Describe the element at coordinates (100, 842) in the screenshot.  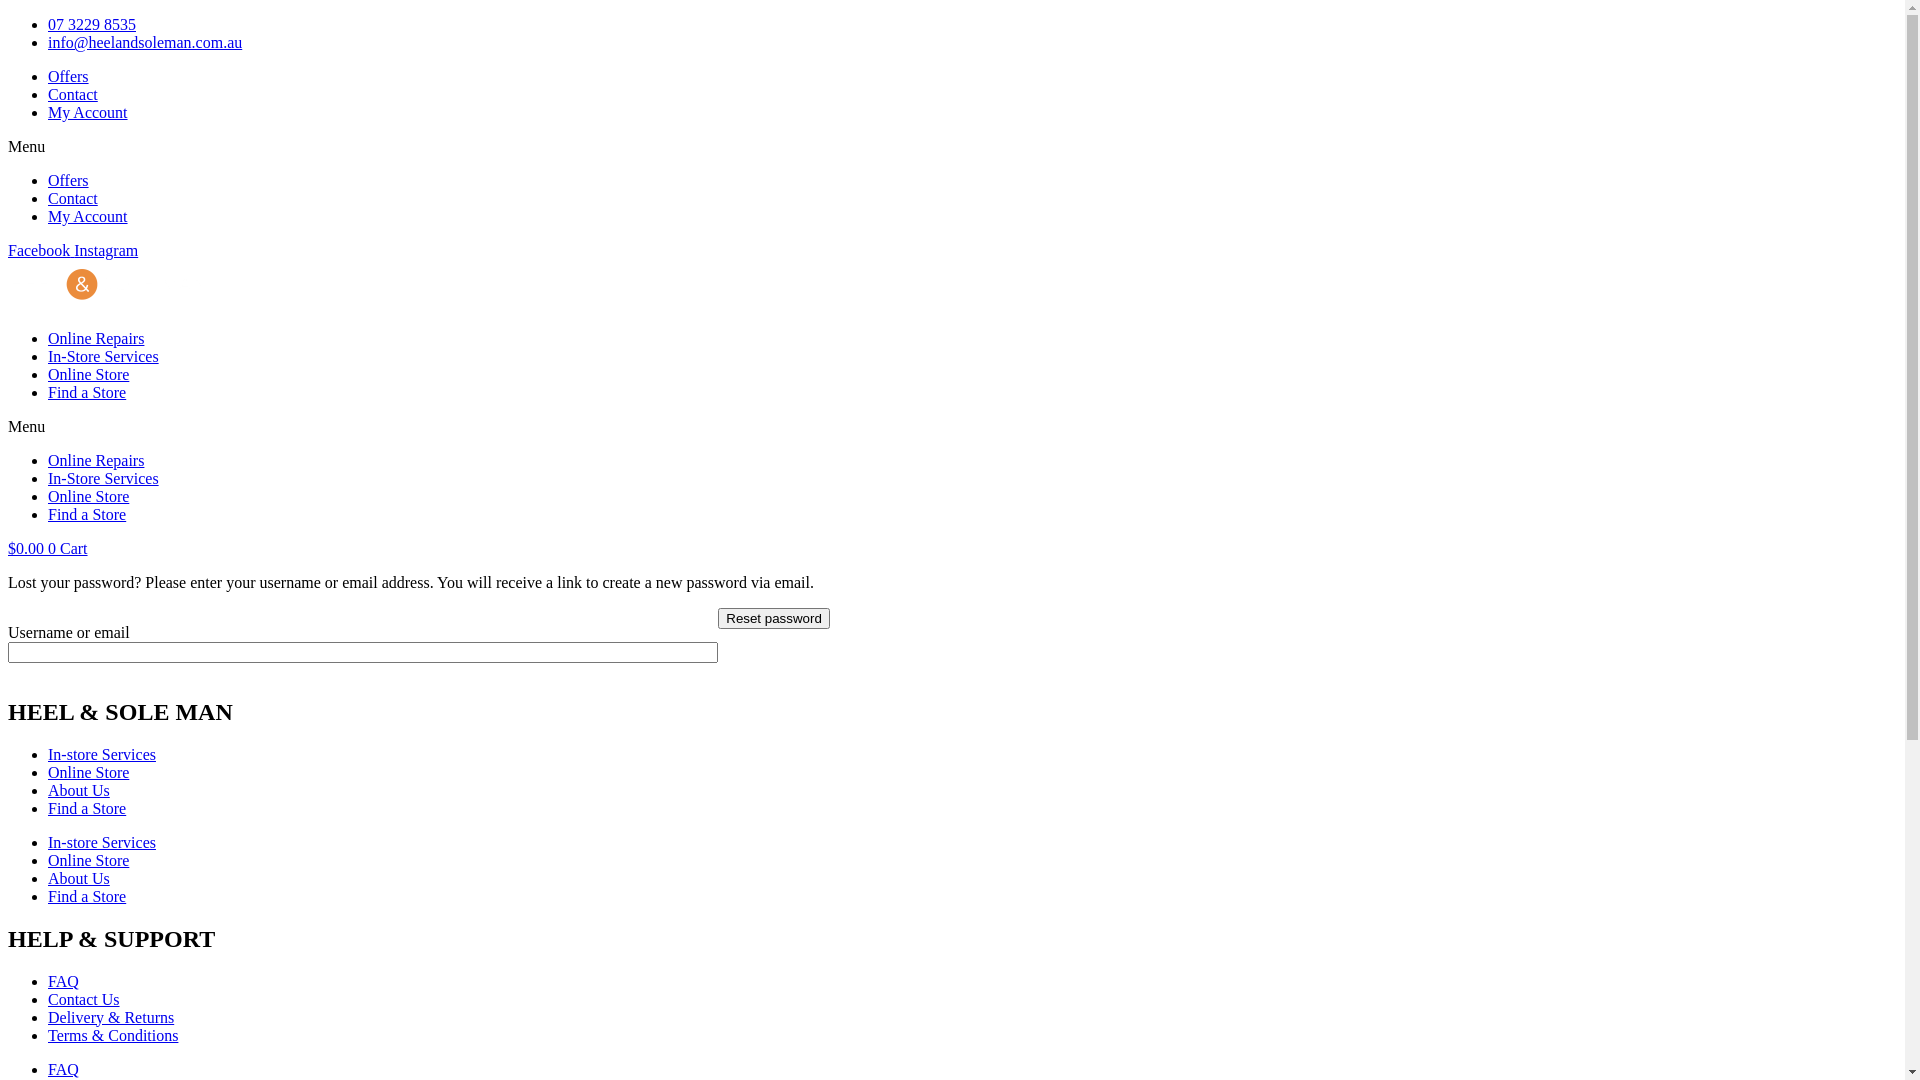
I see `'In-store Services'` at that location.